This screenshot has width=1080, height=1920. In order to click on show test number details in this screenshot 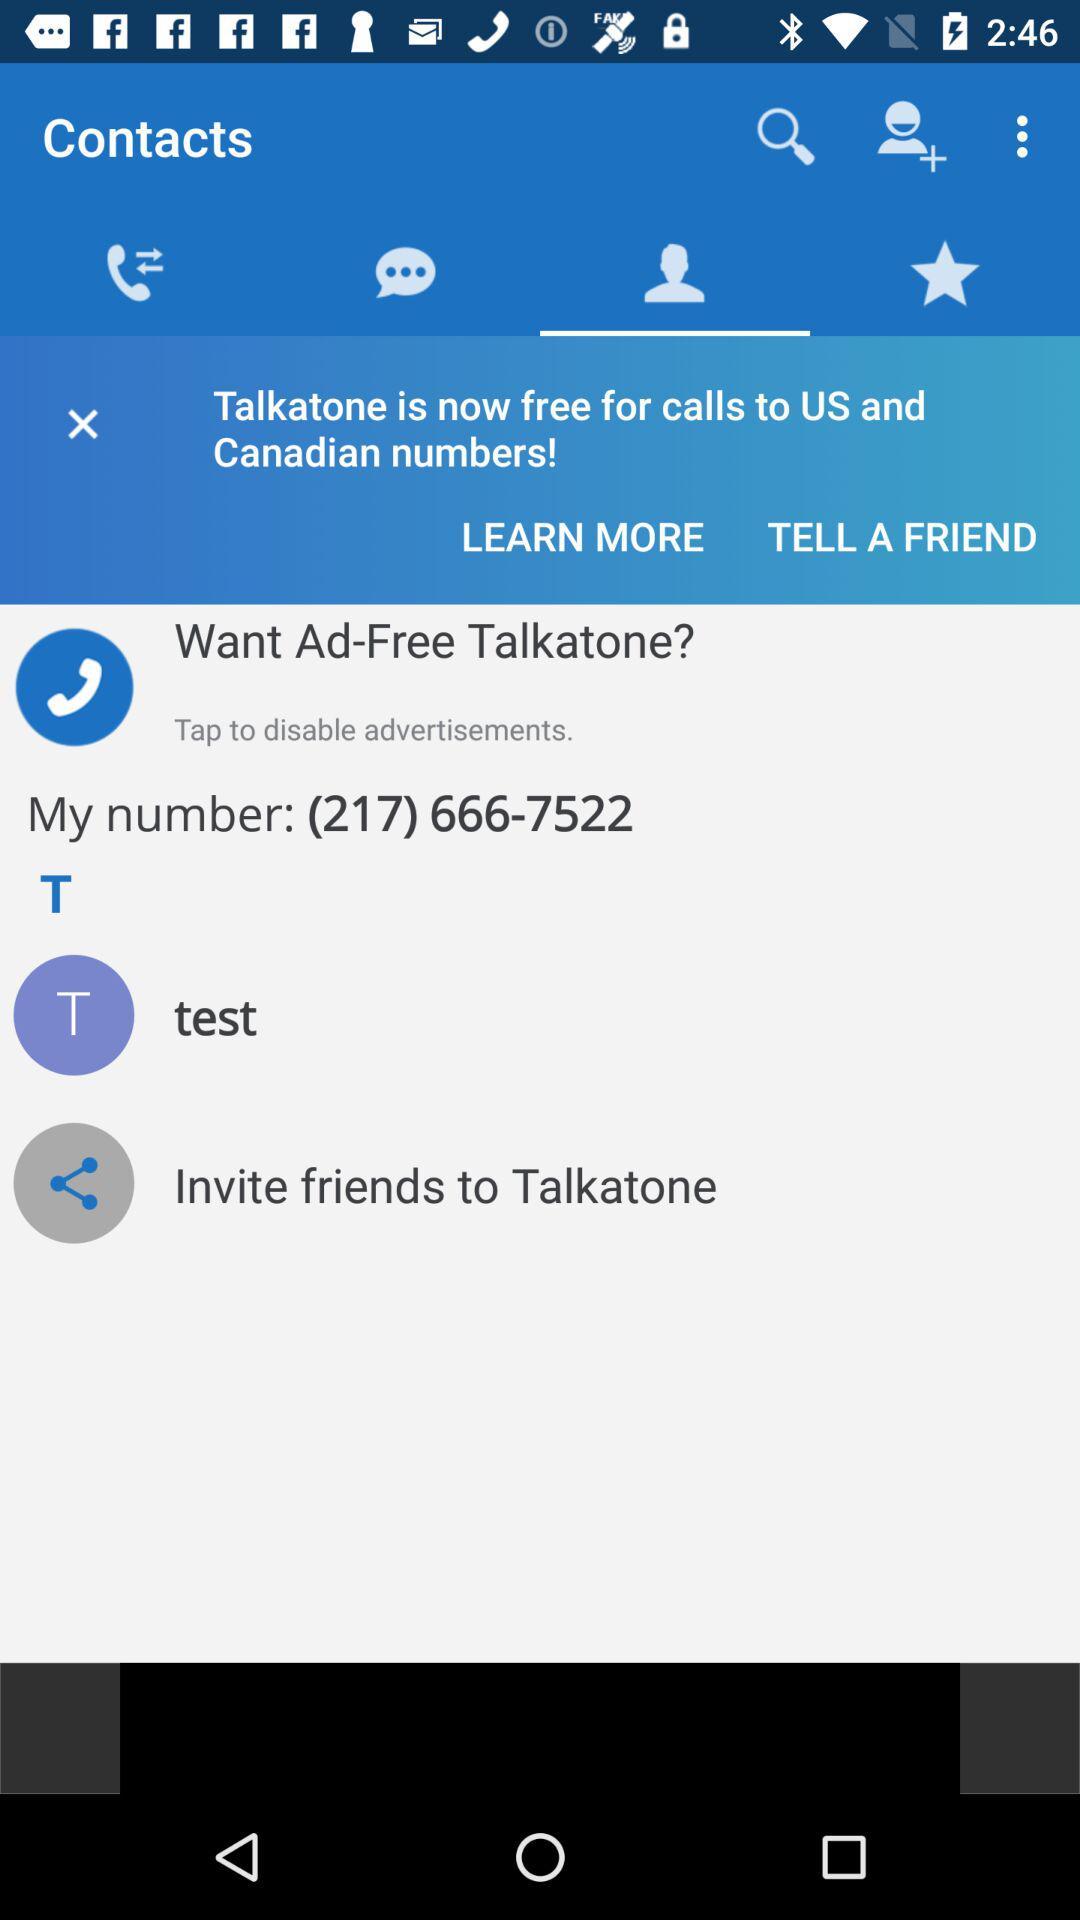, I will do `click(72, 1015)`.